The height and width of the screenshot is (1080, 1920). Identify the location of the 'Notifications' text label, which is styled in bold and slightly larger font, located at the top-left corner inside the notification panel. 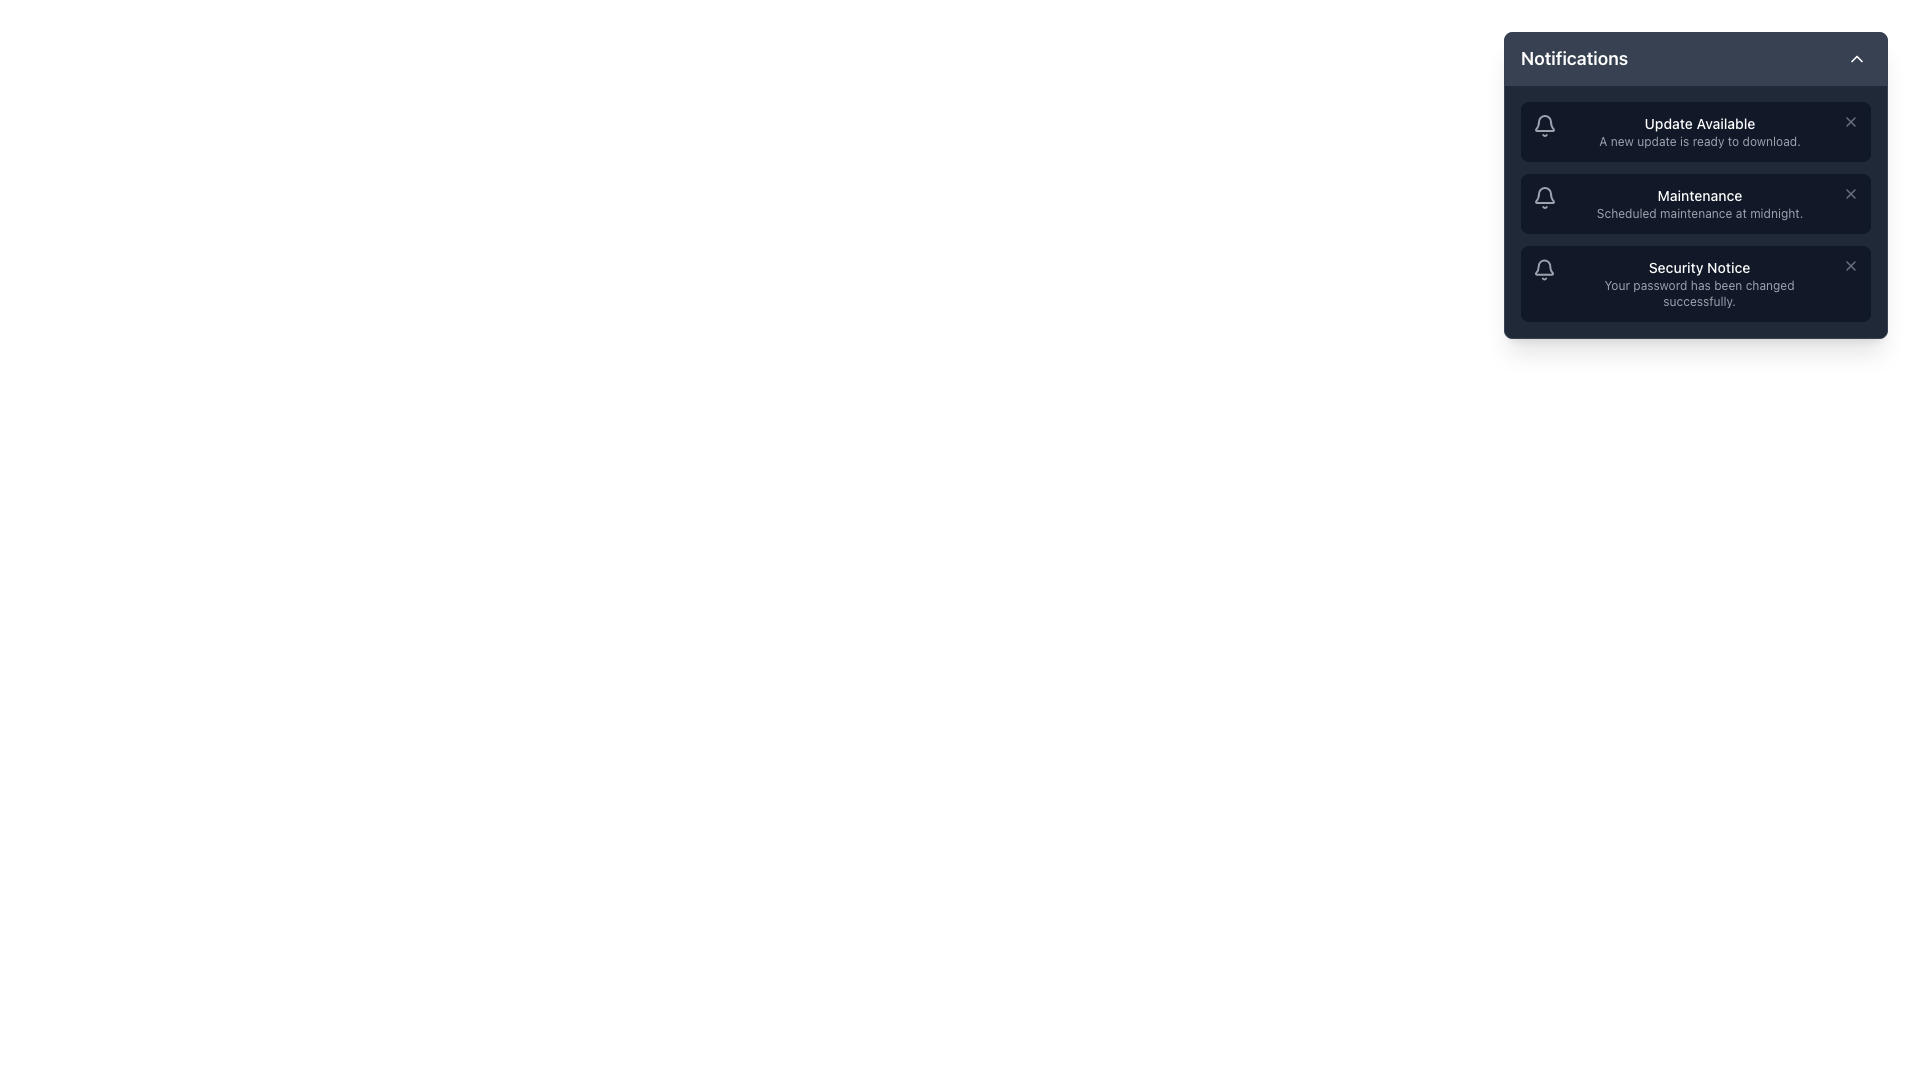
(1573, 57).